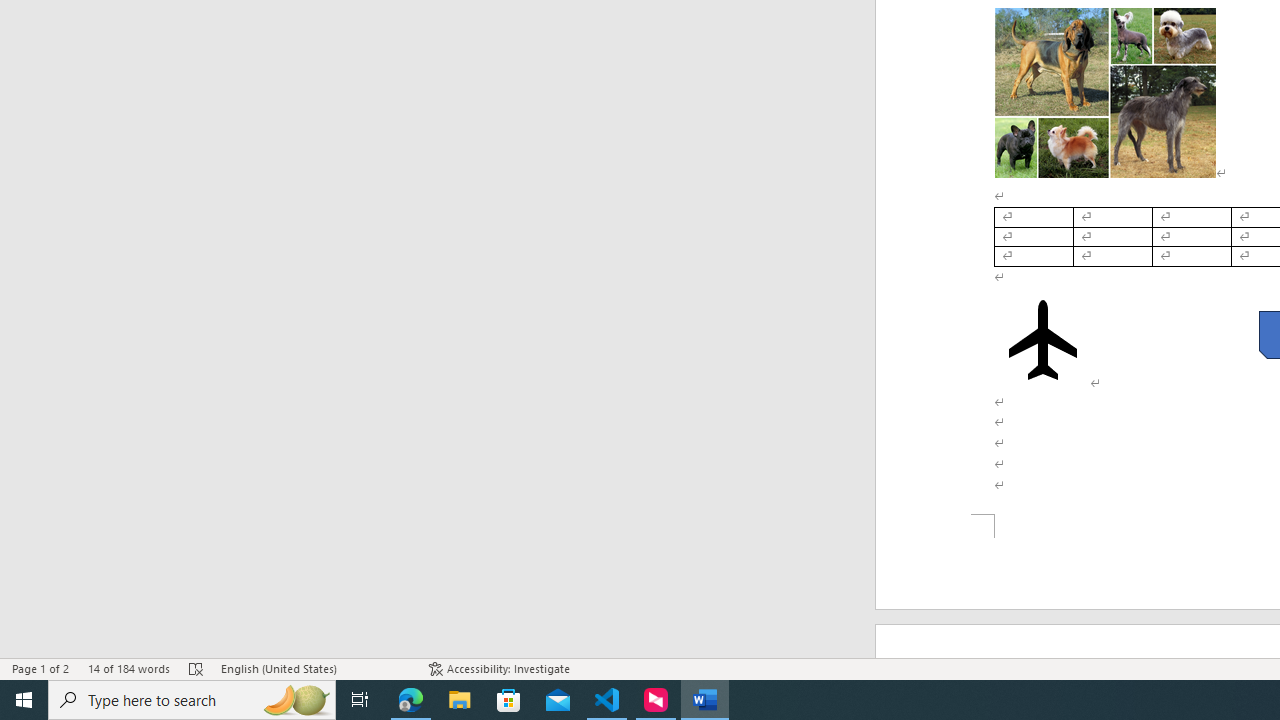  Describe the element at coordinates (40, 669) in the screenshot. I see `'Page Number Page 1 of 2'` at that location.